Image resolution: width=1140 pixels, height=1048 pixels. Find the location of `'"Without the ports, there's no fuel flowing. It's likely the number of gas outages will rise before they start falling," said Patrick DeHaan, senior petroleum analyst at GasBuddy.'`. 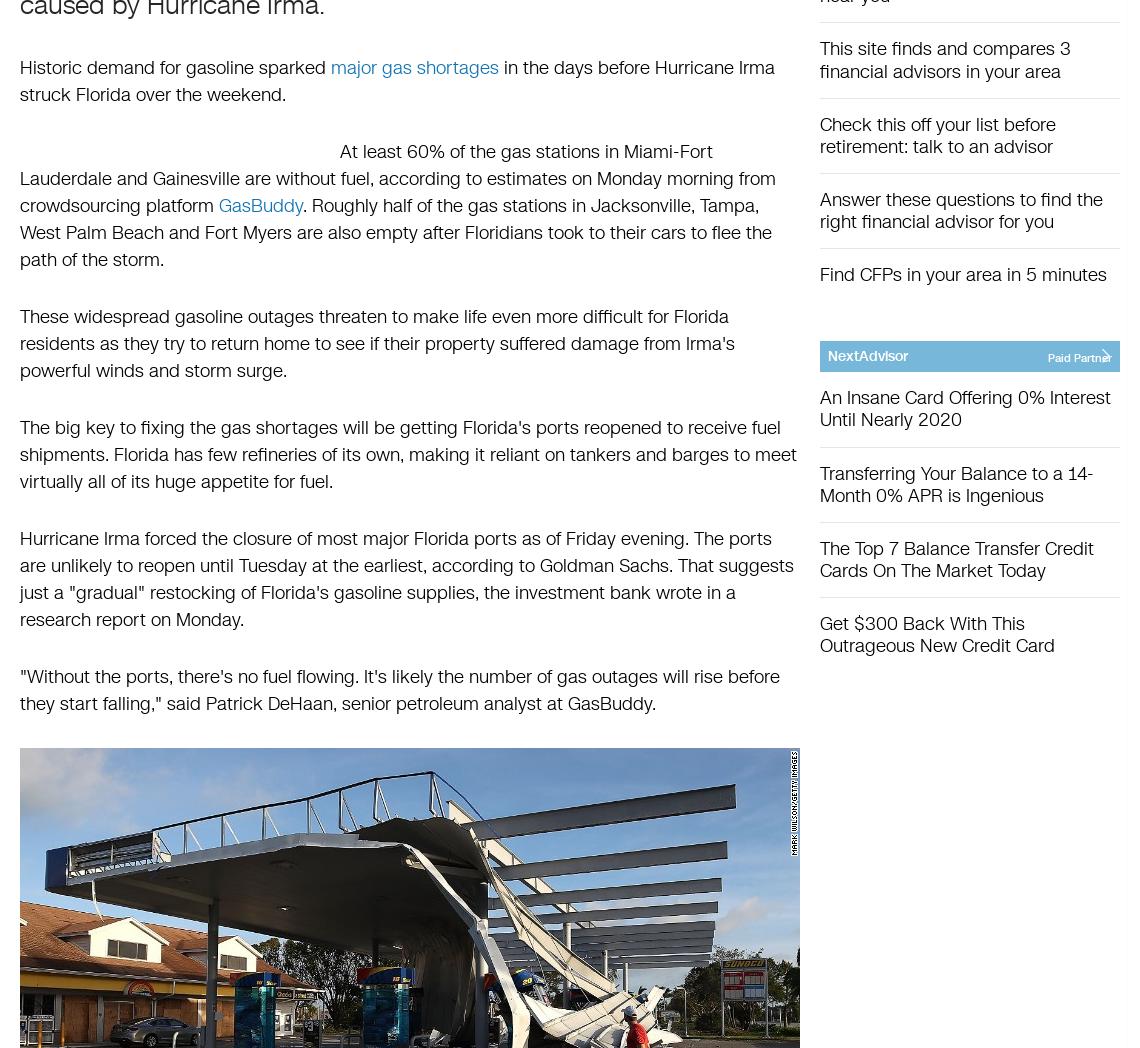

'"Without the ports, there's no fuel flowing. It's likely the number of gas outages will rise before they start falling," said Patrick DeHaan, senior petroleum analyst at GasBuddy.' is located at coordinates (399, 690).